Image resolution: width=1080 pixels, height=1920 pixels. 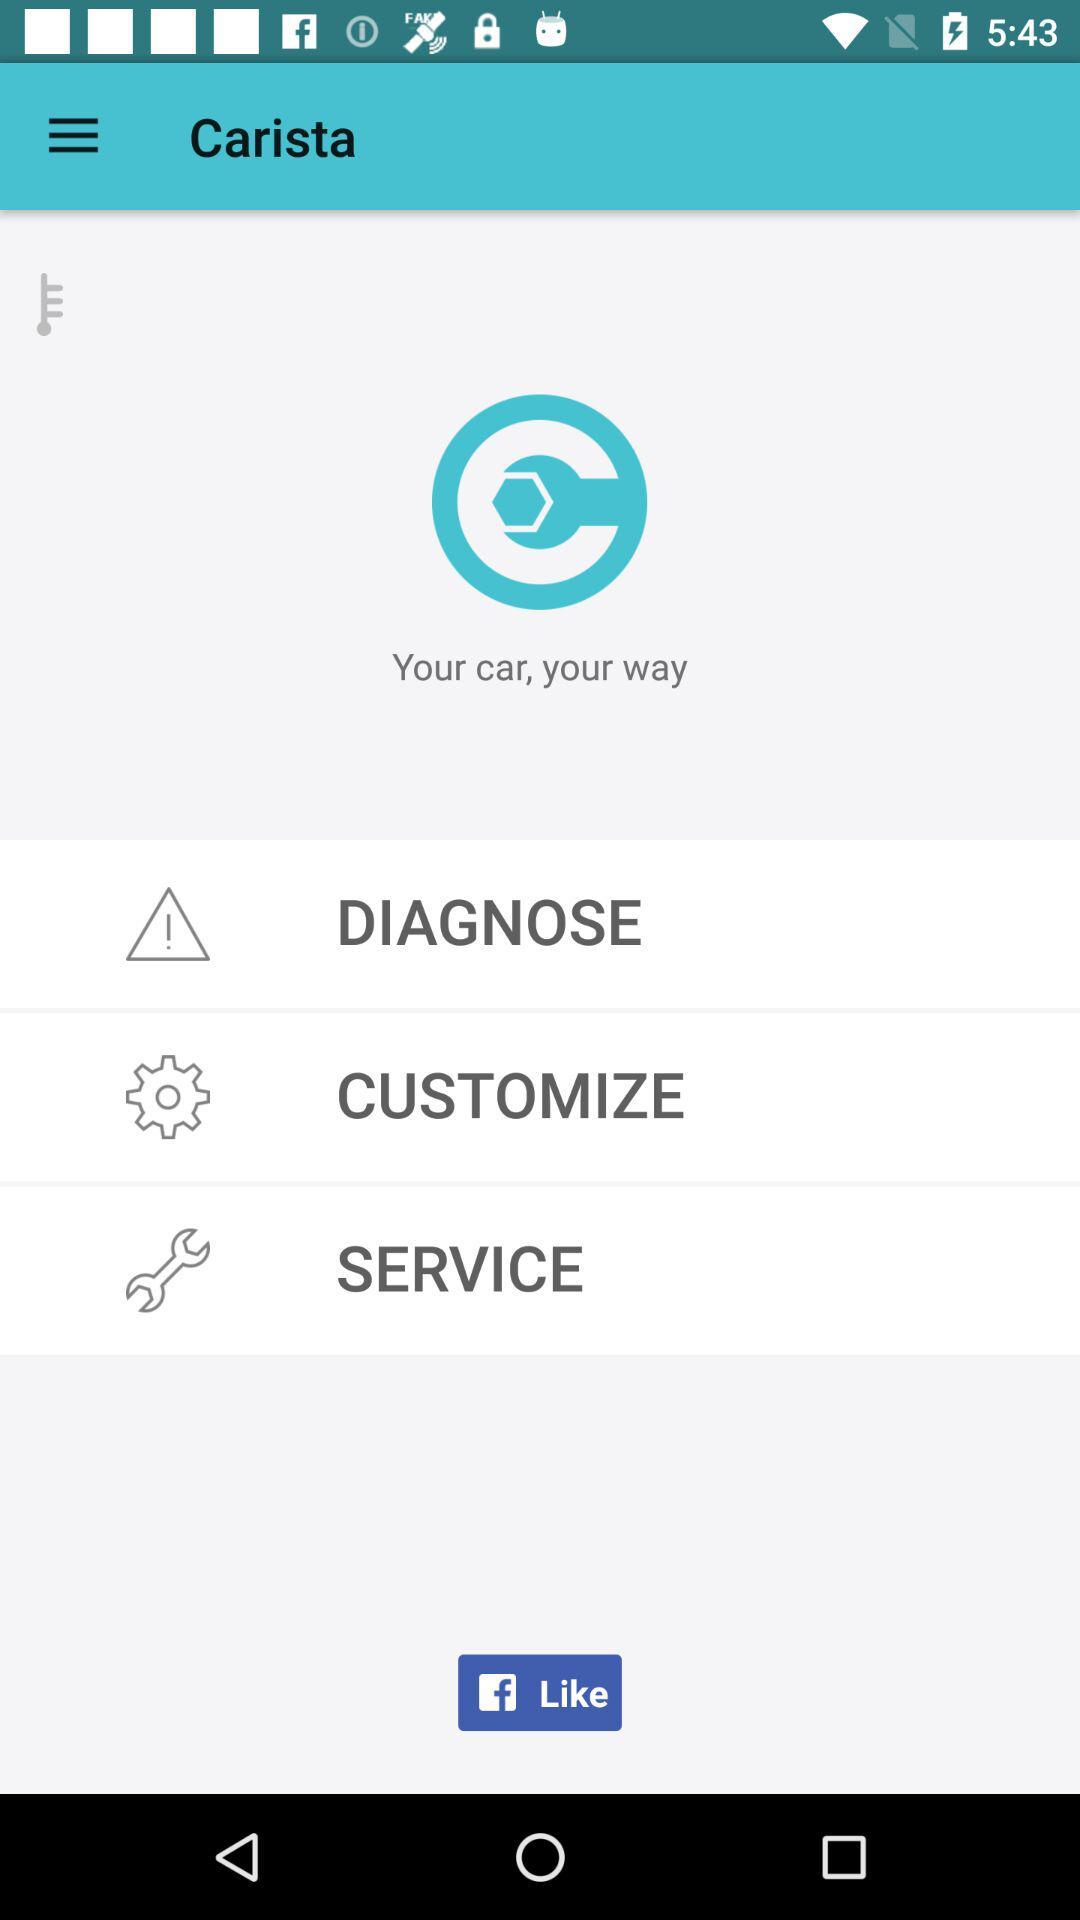 What do you see at coordinates (540, 1269) in the screenshot?
I see `the service` at bounding box center [540, 1269].